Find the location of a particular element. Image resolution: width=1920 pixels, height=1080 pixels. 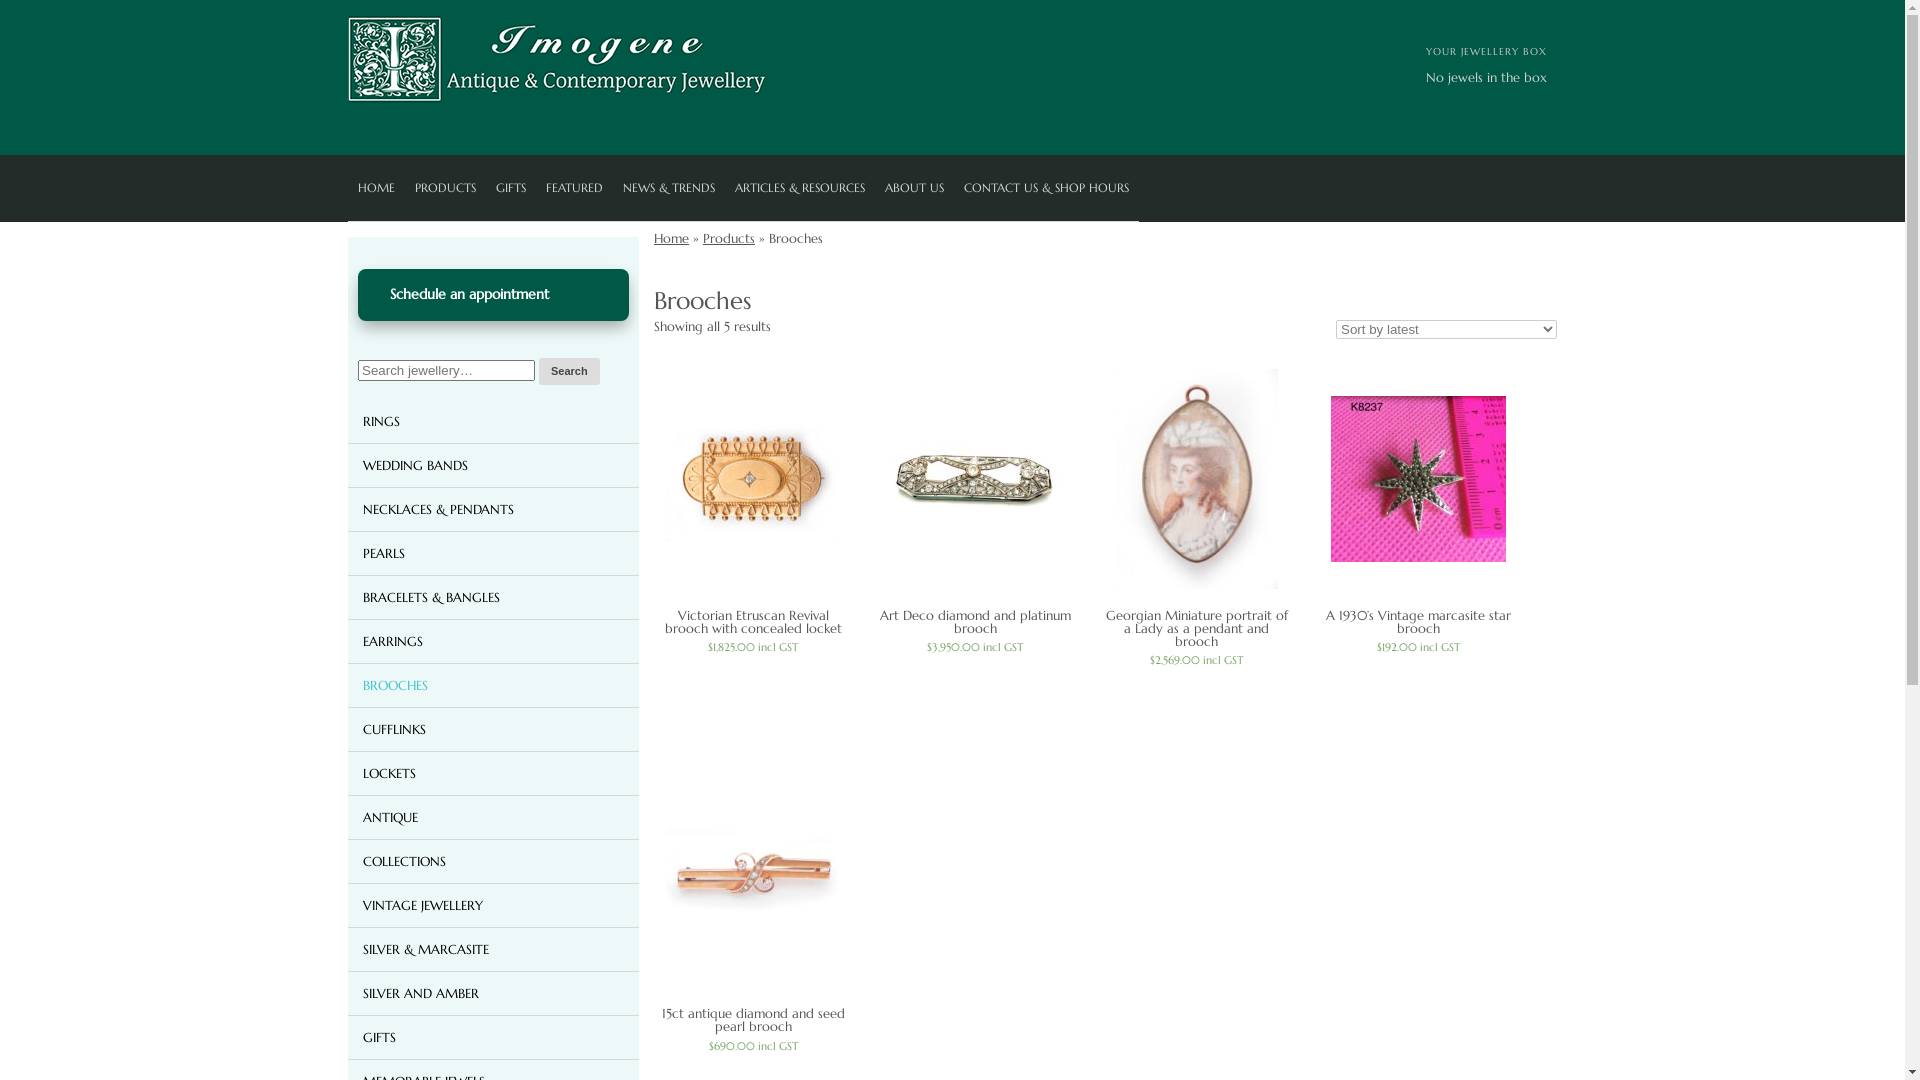

'PEARLS' is located at coordinates (493, 552).